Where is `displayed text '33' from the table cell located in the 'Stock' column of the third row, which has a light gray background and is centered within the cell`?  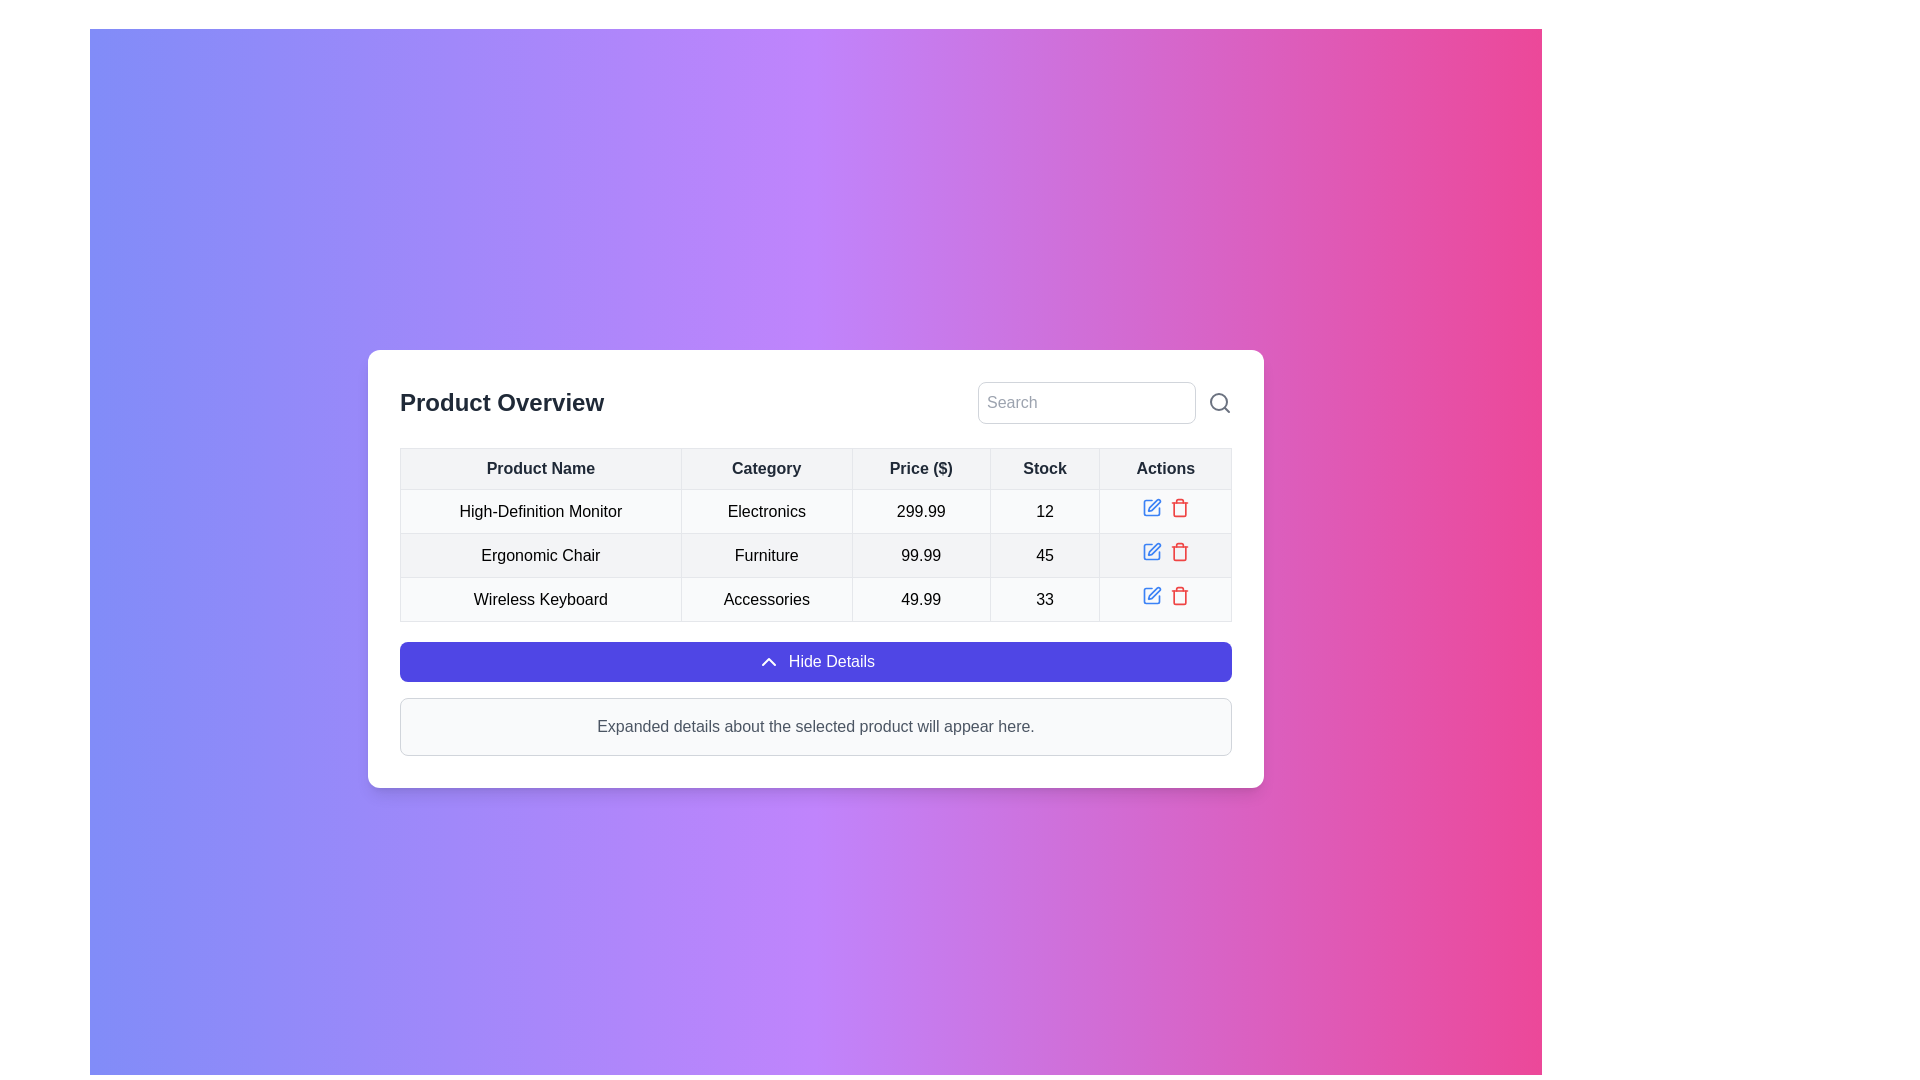
displayed text '33' from the table cell located in the 'Stock' column of the third row, which has a light gray background and is centered within the cell is located at coordinates (1044, 598).